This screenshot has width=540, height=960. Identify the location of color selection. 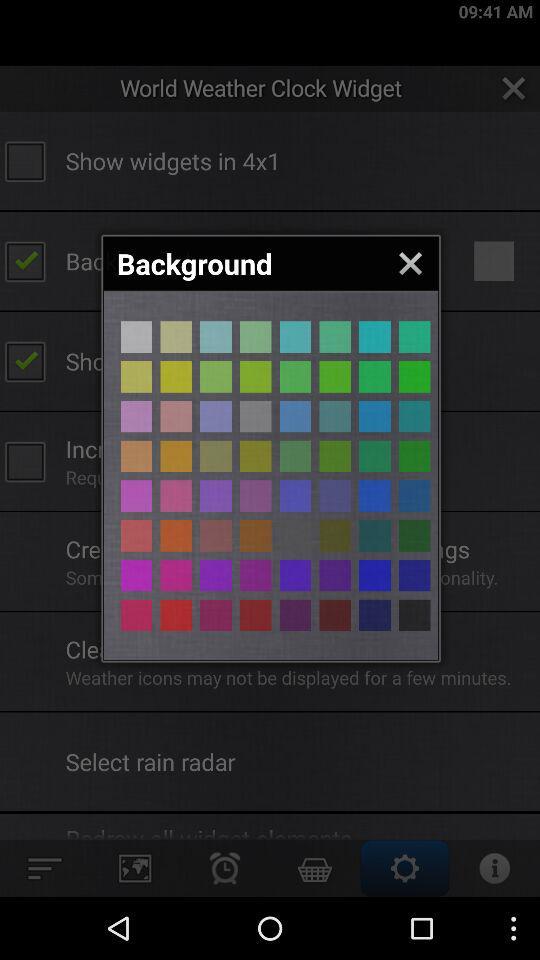
(335, 337).